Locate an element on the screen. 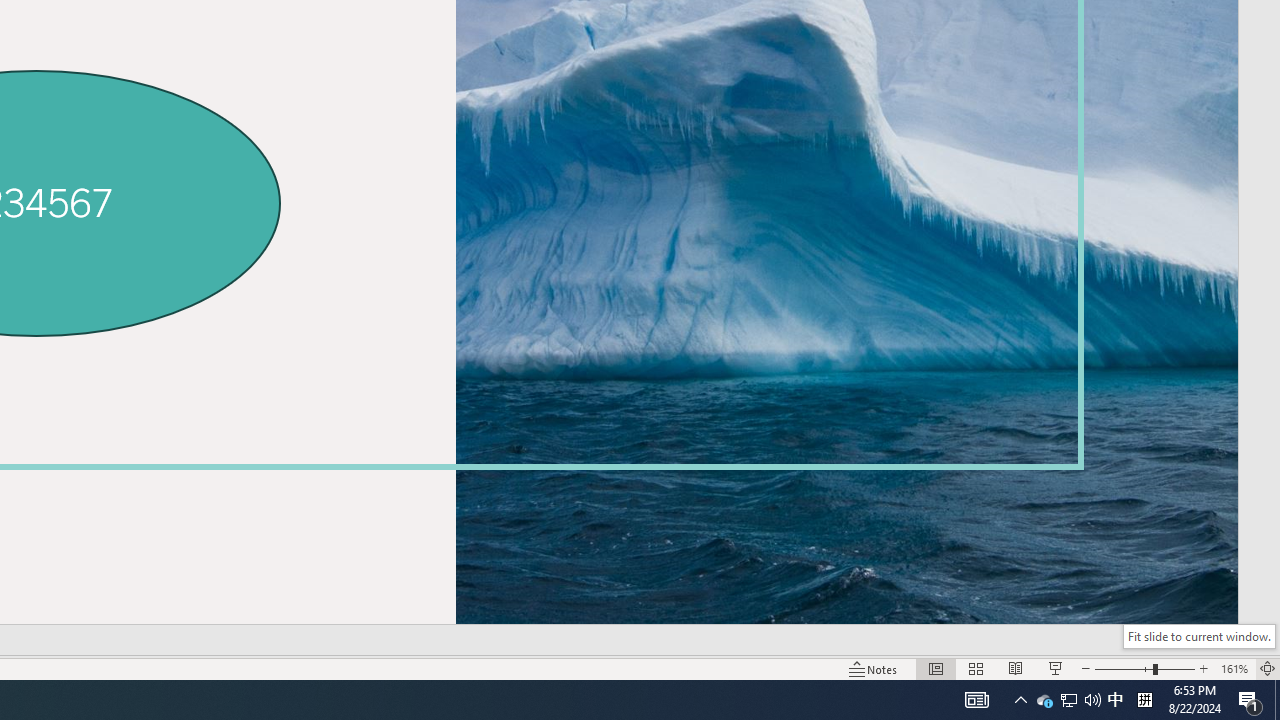  'Zoom' is located at coordinates (1144, 669).